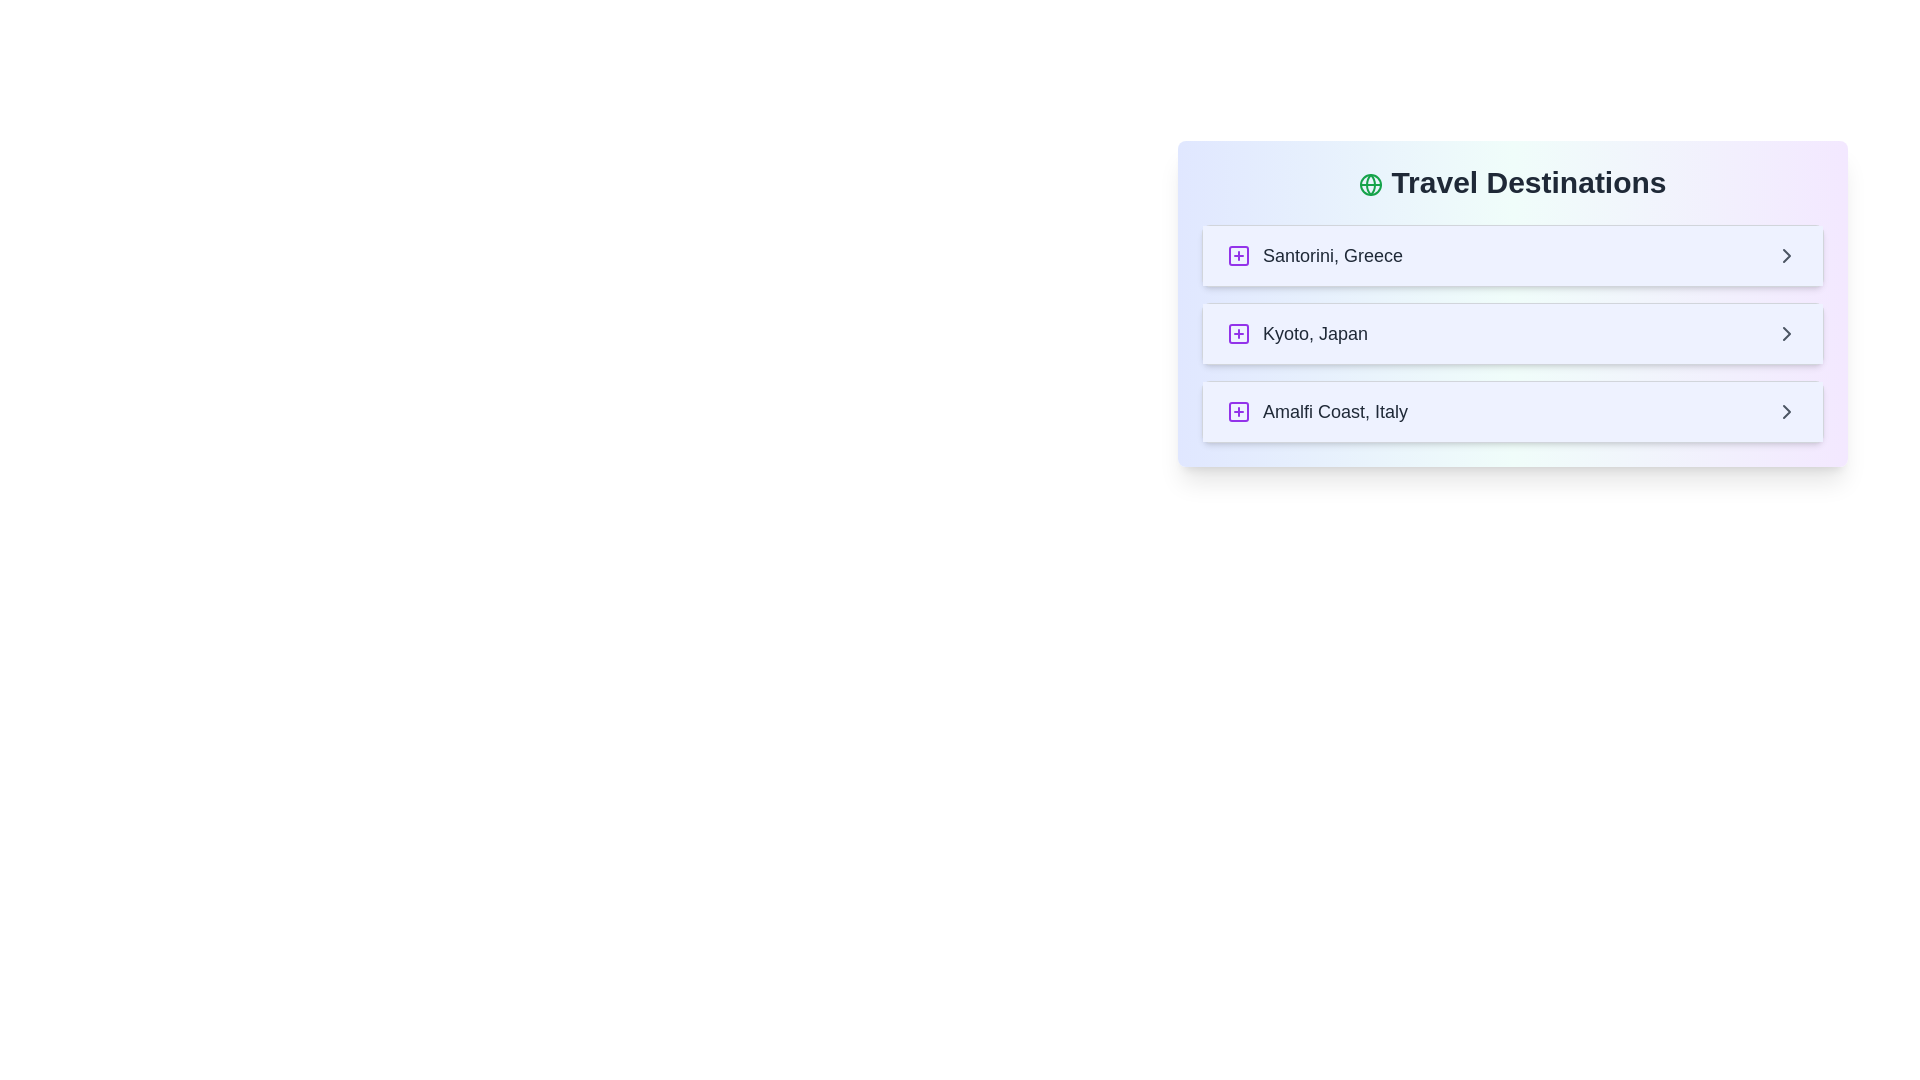 This screenshot has width=1920, height=1080. What do you see at coordinates (1370, 185) in the screenshot?
I see `the SVG circle that is part of the globe icon in the upper-left corner of the 'Travel Destinations' card` at bounding box center [1370, 185].